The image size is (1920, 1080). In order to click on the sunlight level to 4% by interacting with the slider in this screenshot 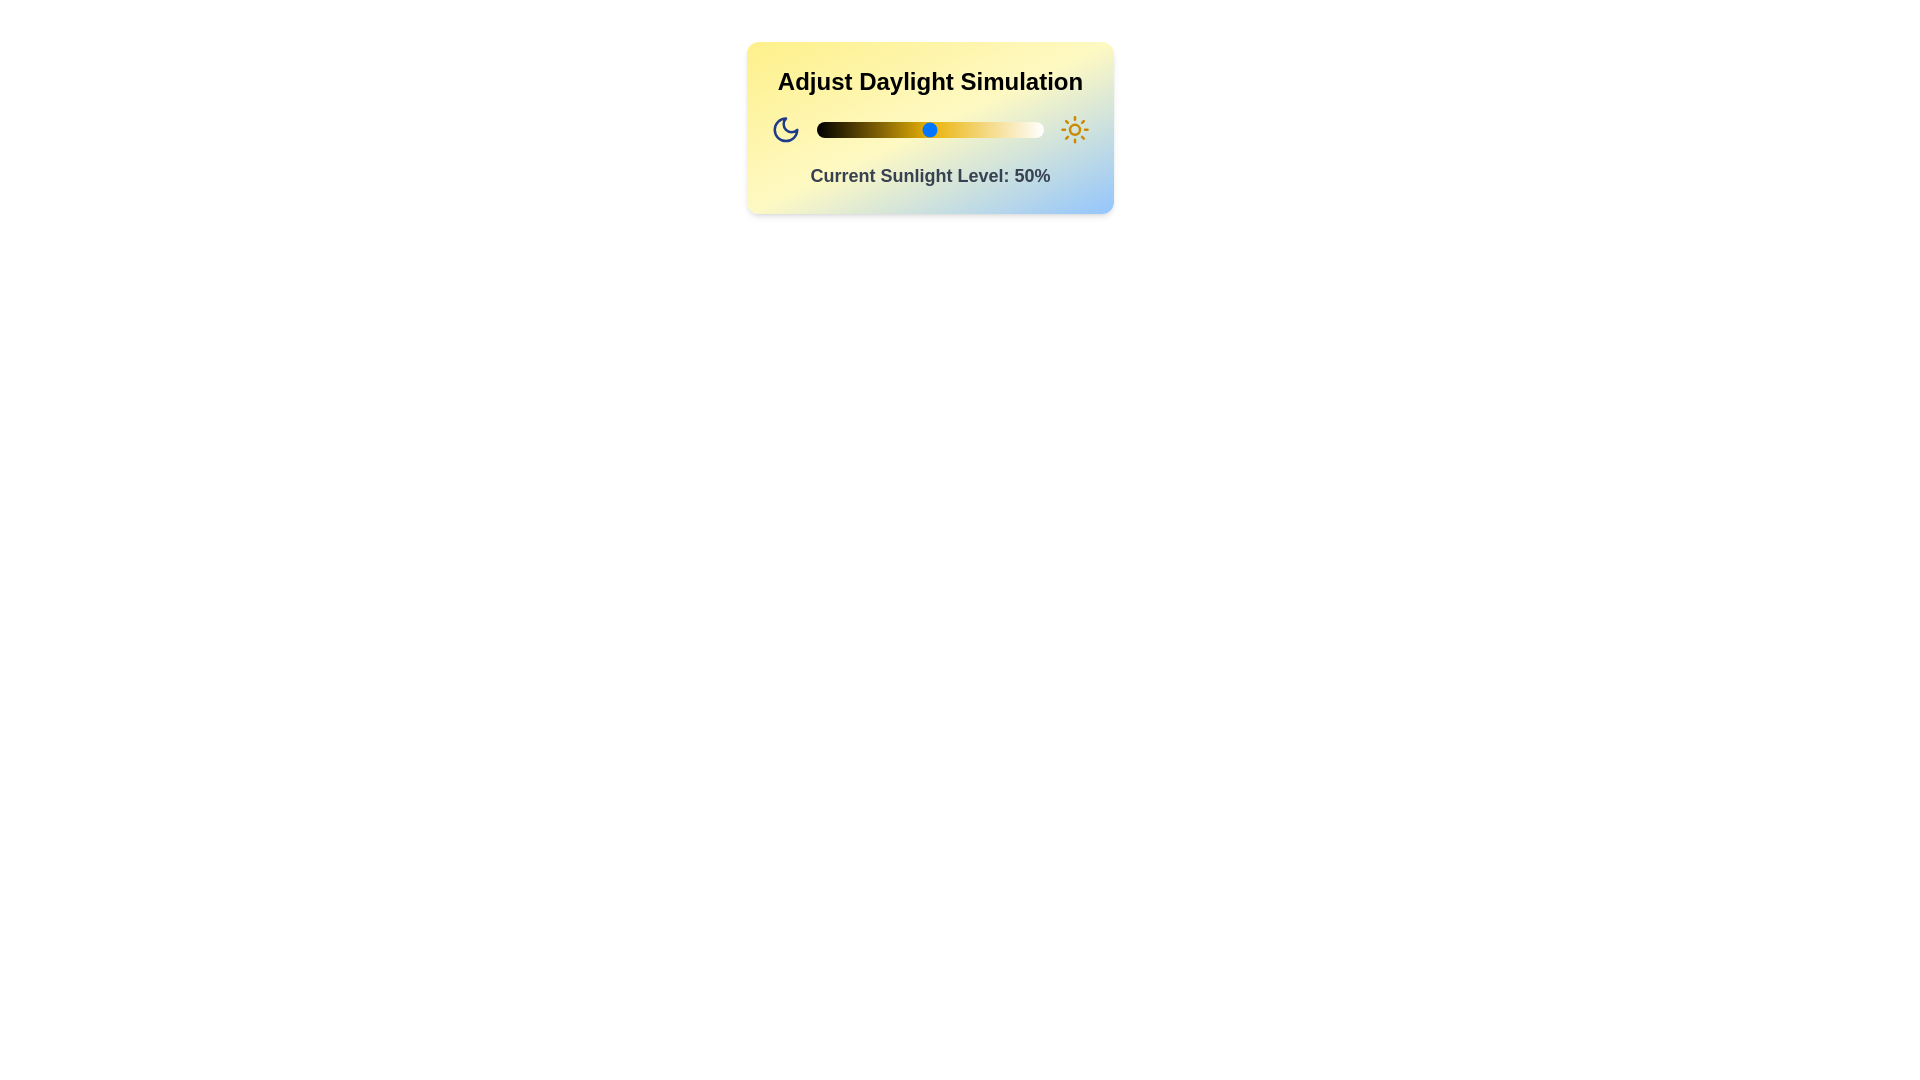, I will do `click(826, 130)`.